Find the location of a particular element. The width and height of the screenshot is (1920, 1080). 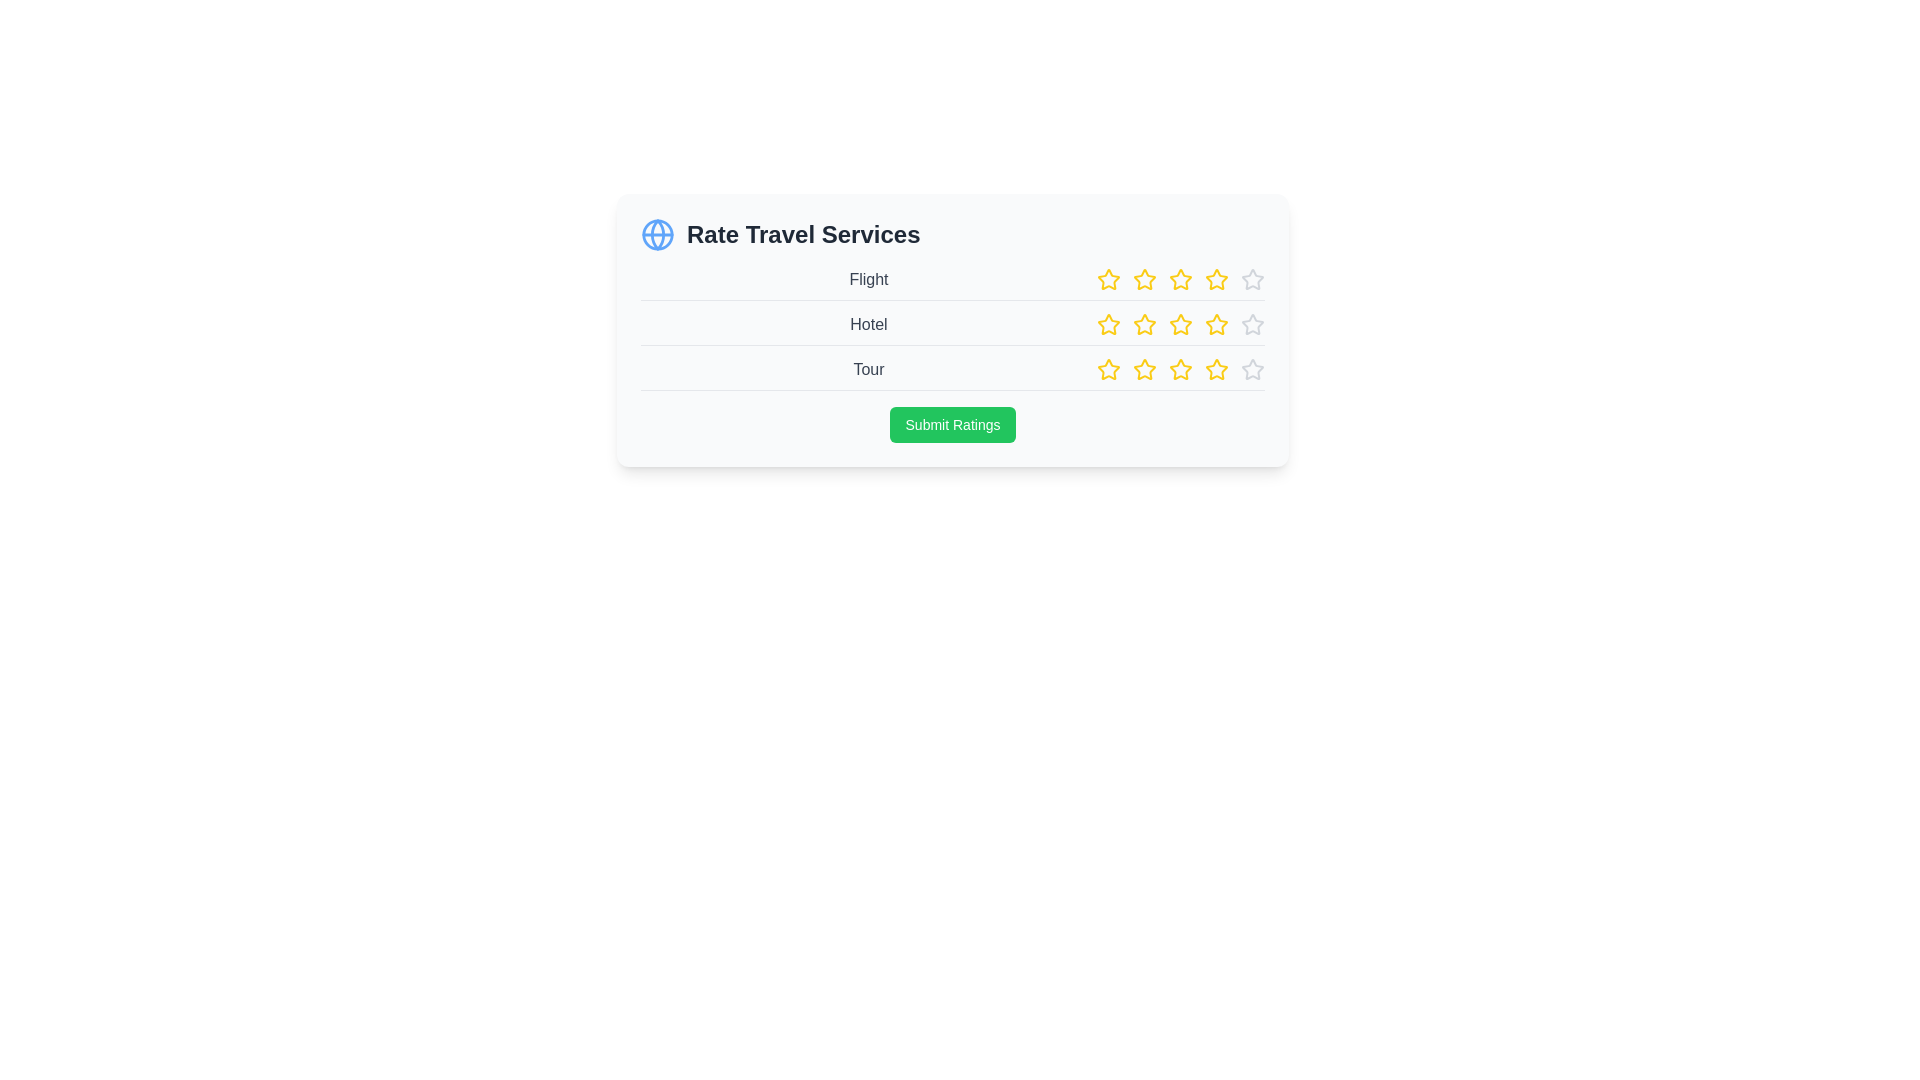

the fourth star icon representing the rating level for the 'Flight' service in the 'Rate Travel Services' panel is located at coordinates (1180, 279).